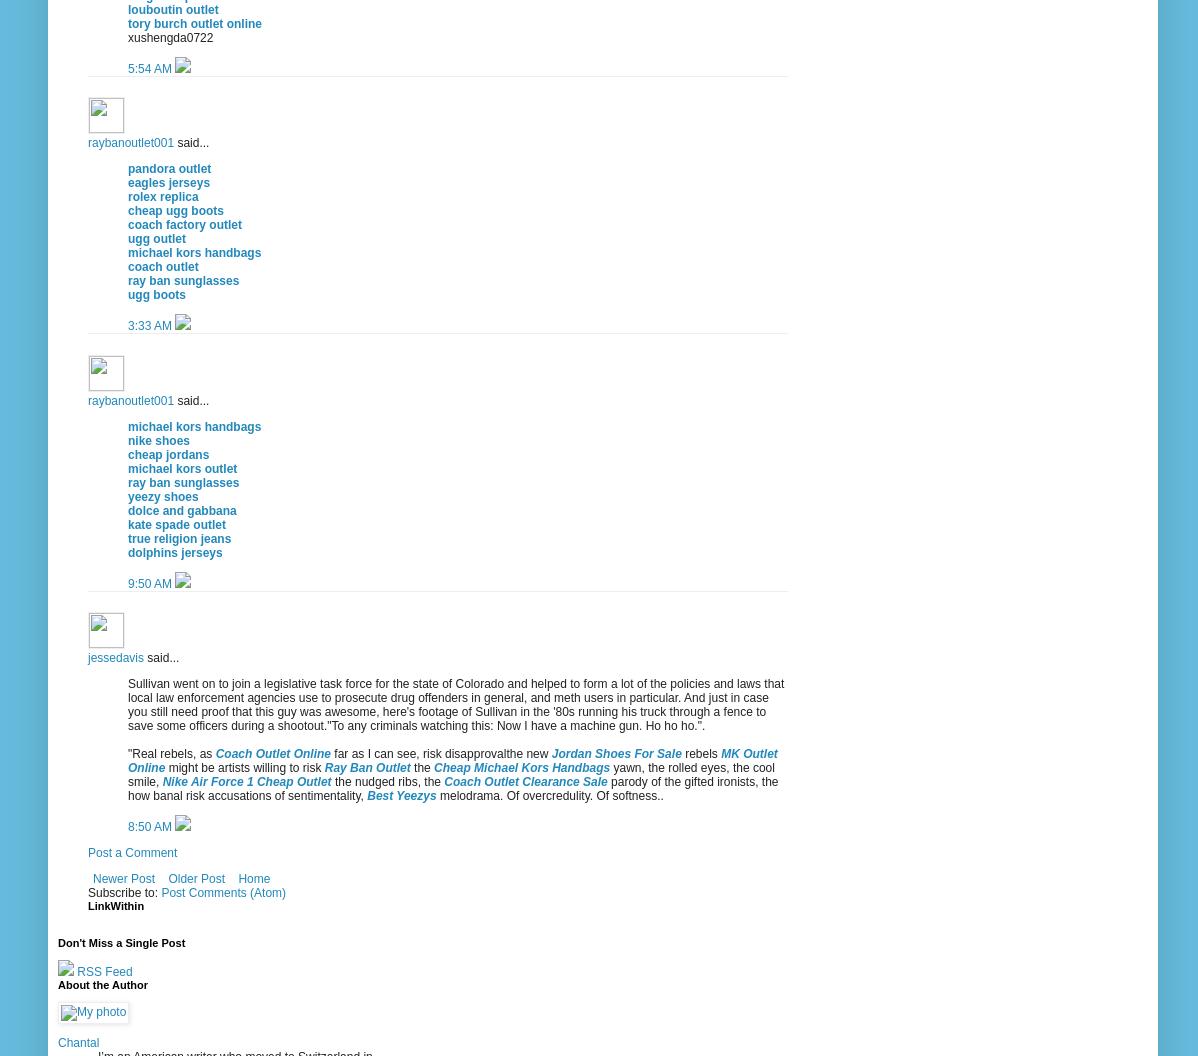 The height and width of the screenshot is (1056, 1198). Describe the element at coordinates (246, 780) in the screenshot. I see `'Nike Air Force 1 Cheap Outlet'` at that location.